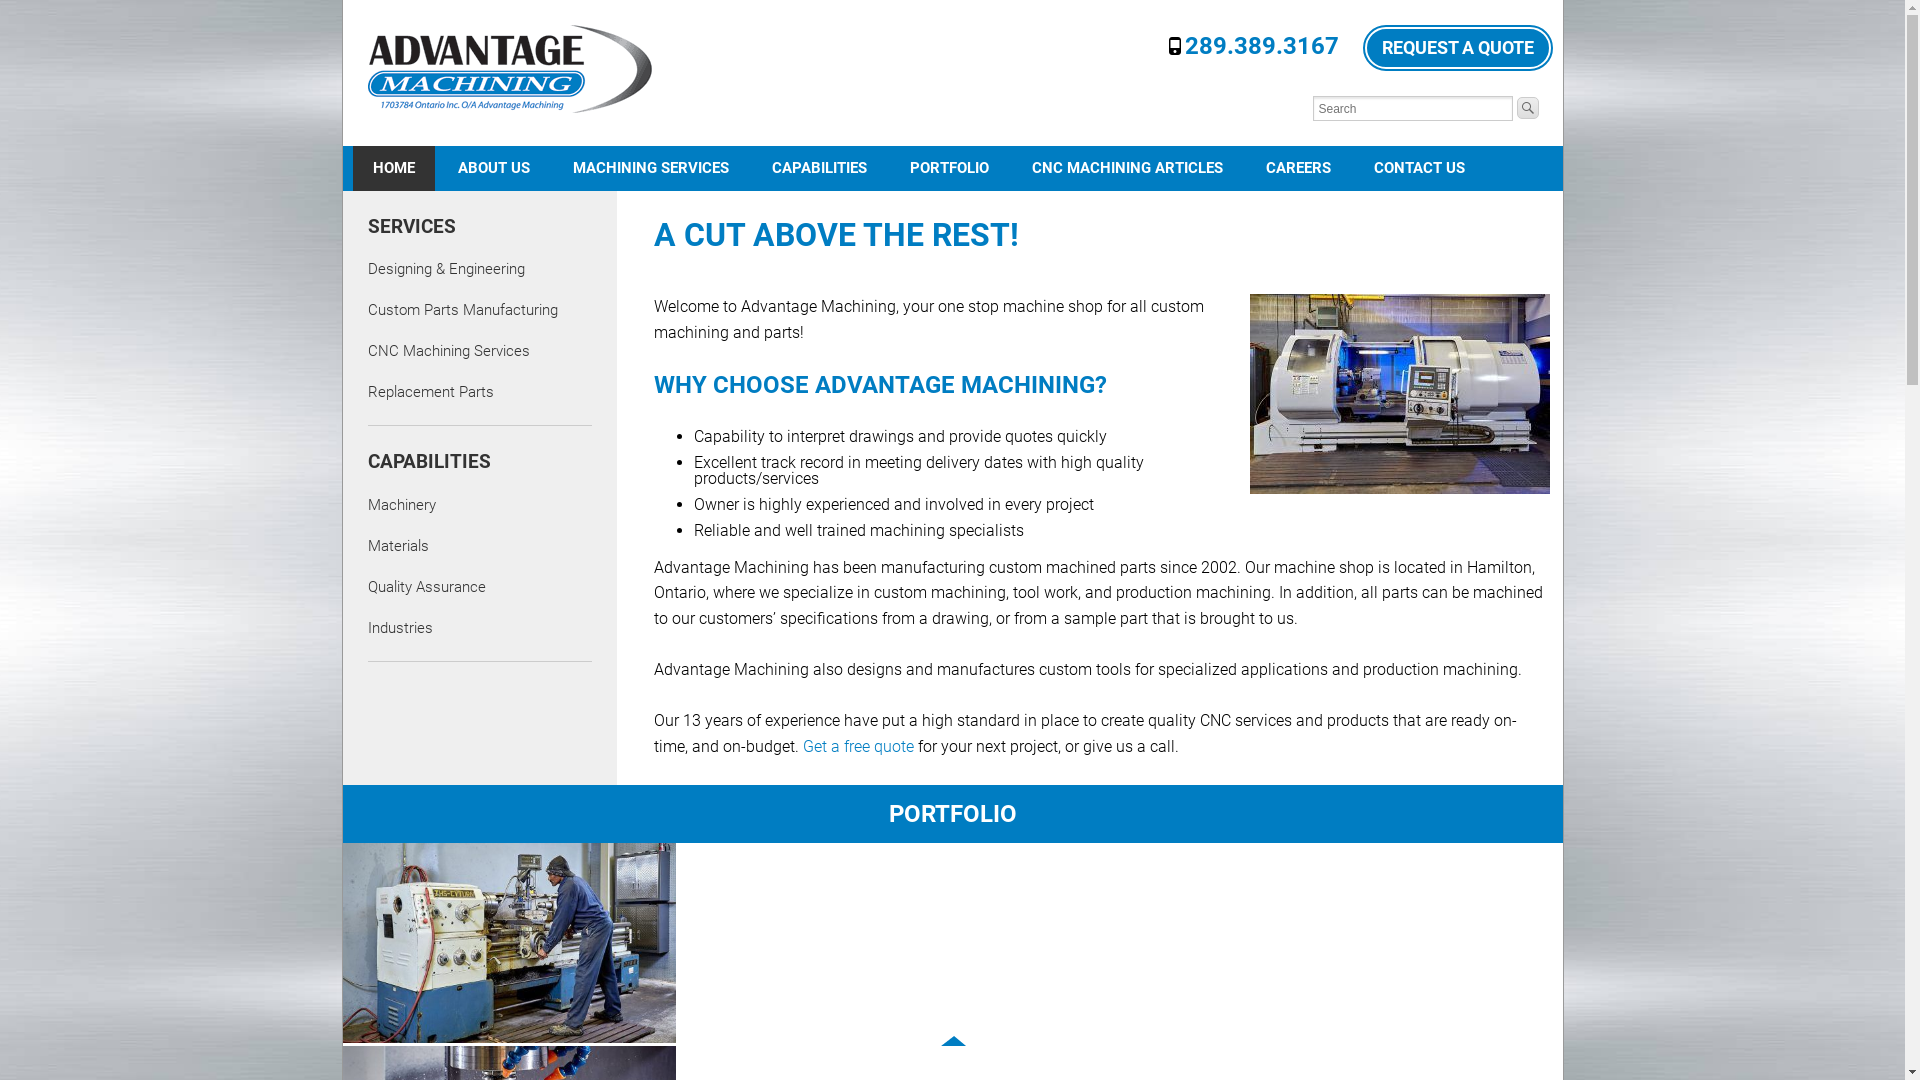 The height and width of the screenshot is (1080, 1920). Describe the element at coordinates (401, 504) in the screenshot. I see `'Machinery'` at that location.